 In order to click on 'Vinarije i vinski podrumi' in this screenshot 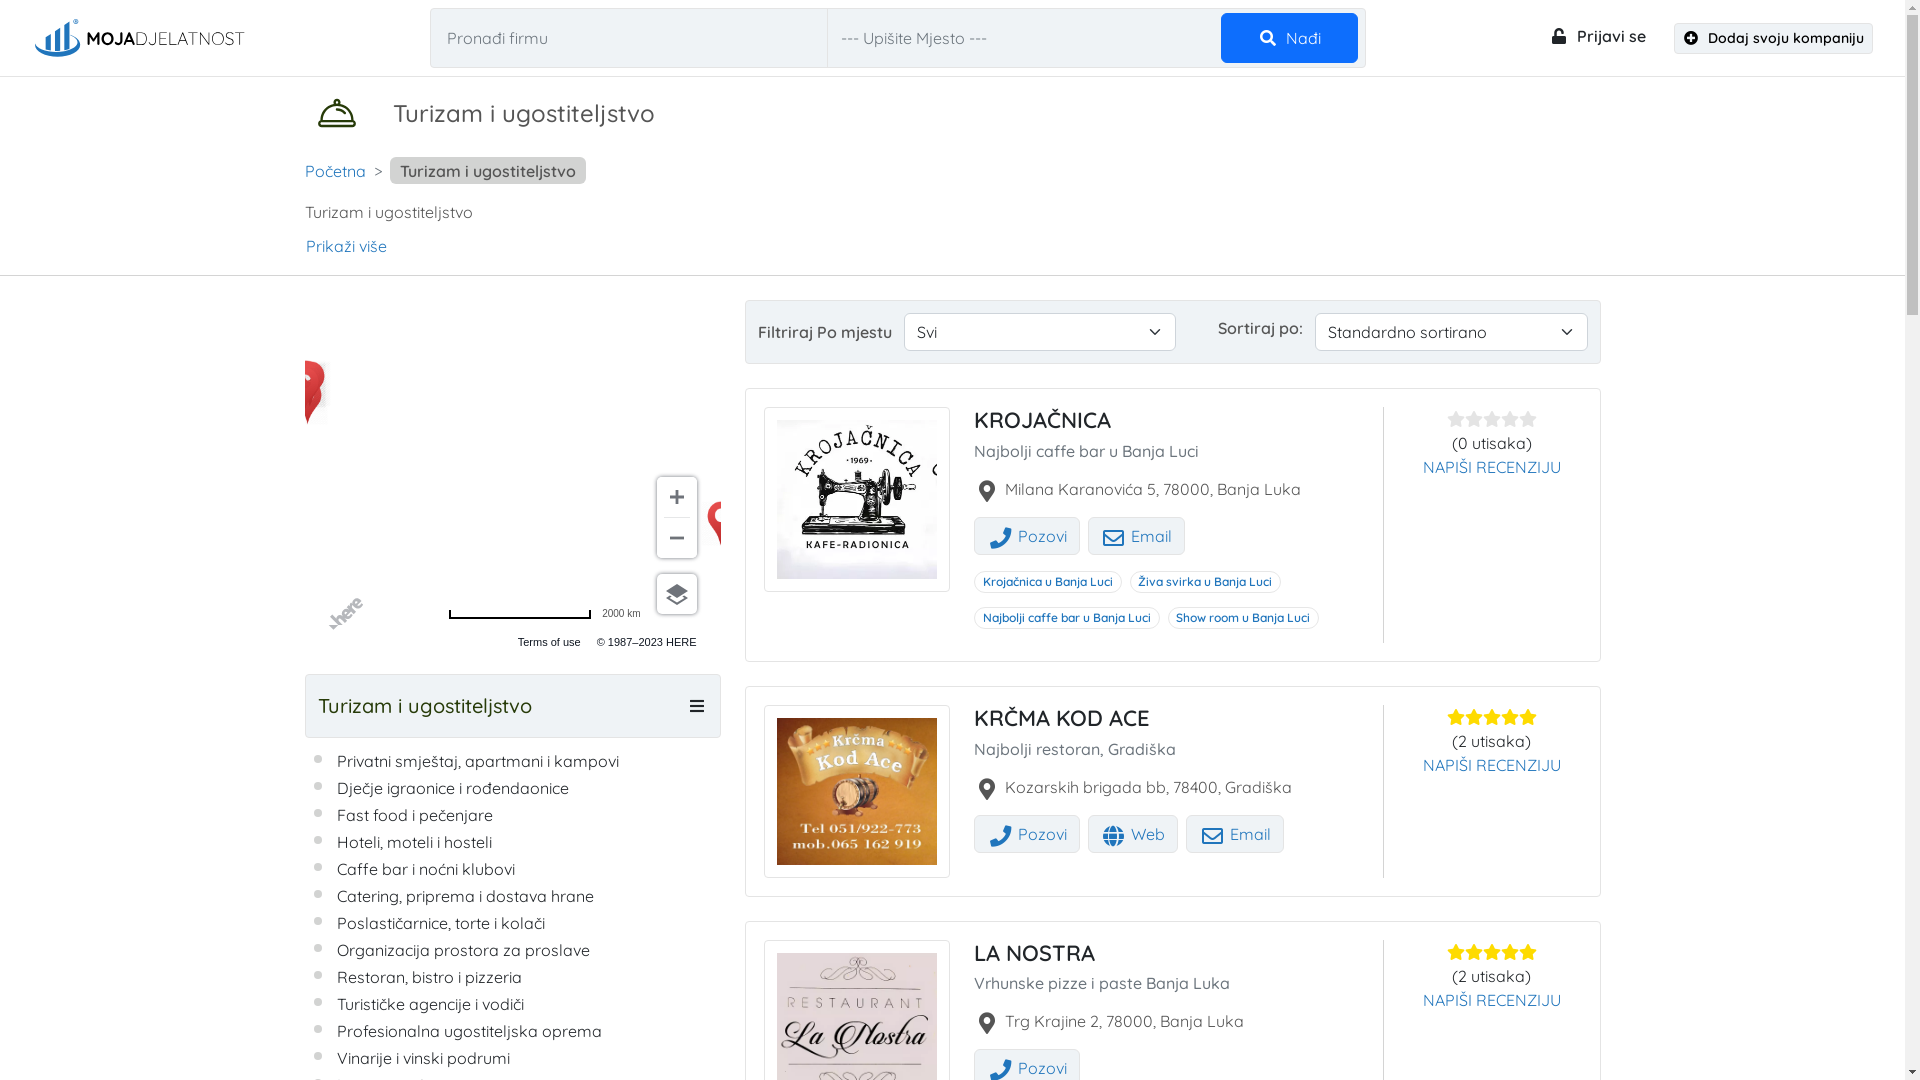, I will do `click(336, 1056)`.